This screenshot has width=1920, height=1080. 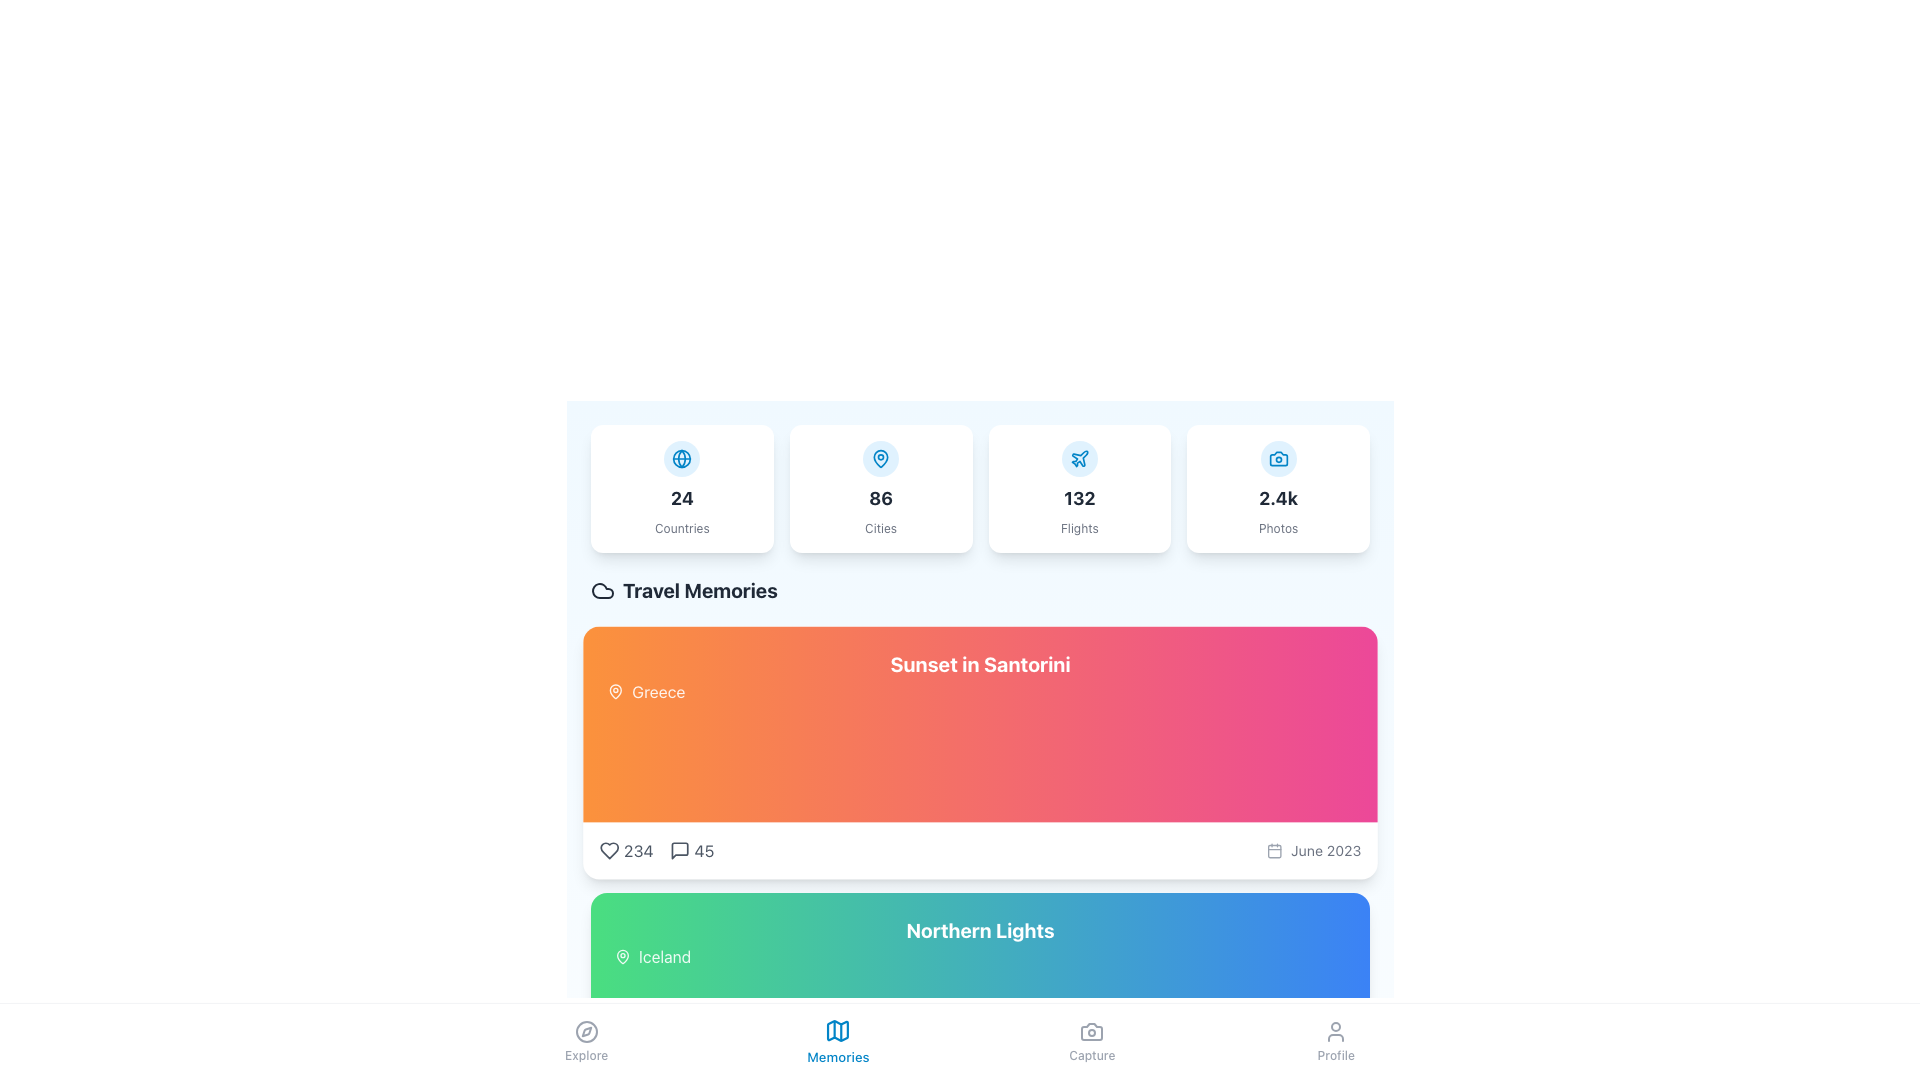 I want to click on the 'Explore' button located at the bottom-left corner of the navigation bar, which features a compass icon and the label 'Explore', so click(x=585, y=1040).